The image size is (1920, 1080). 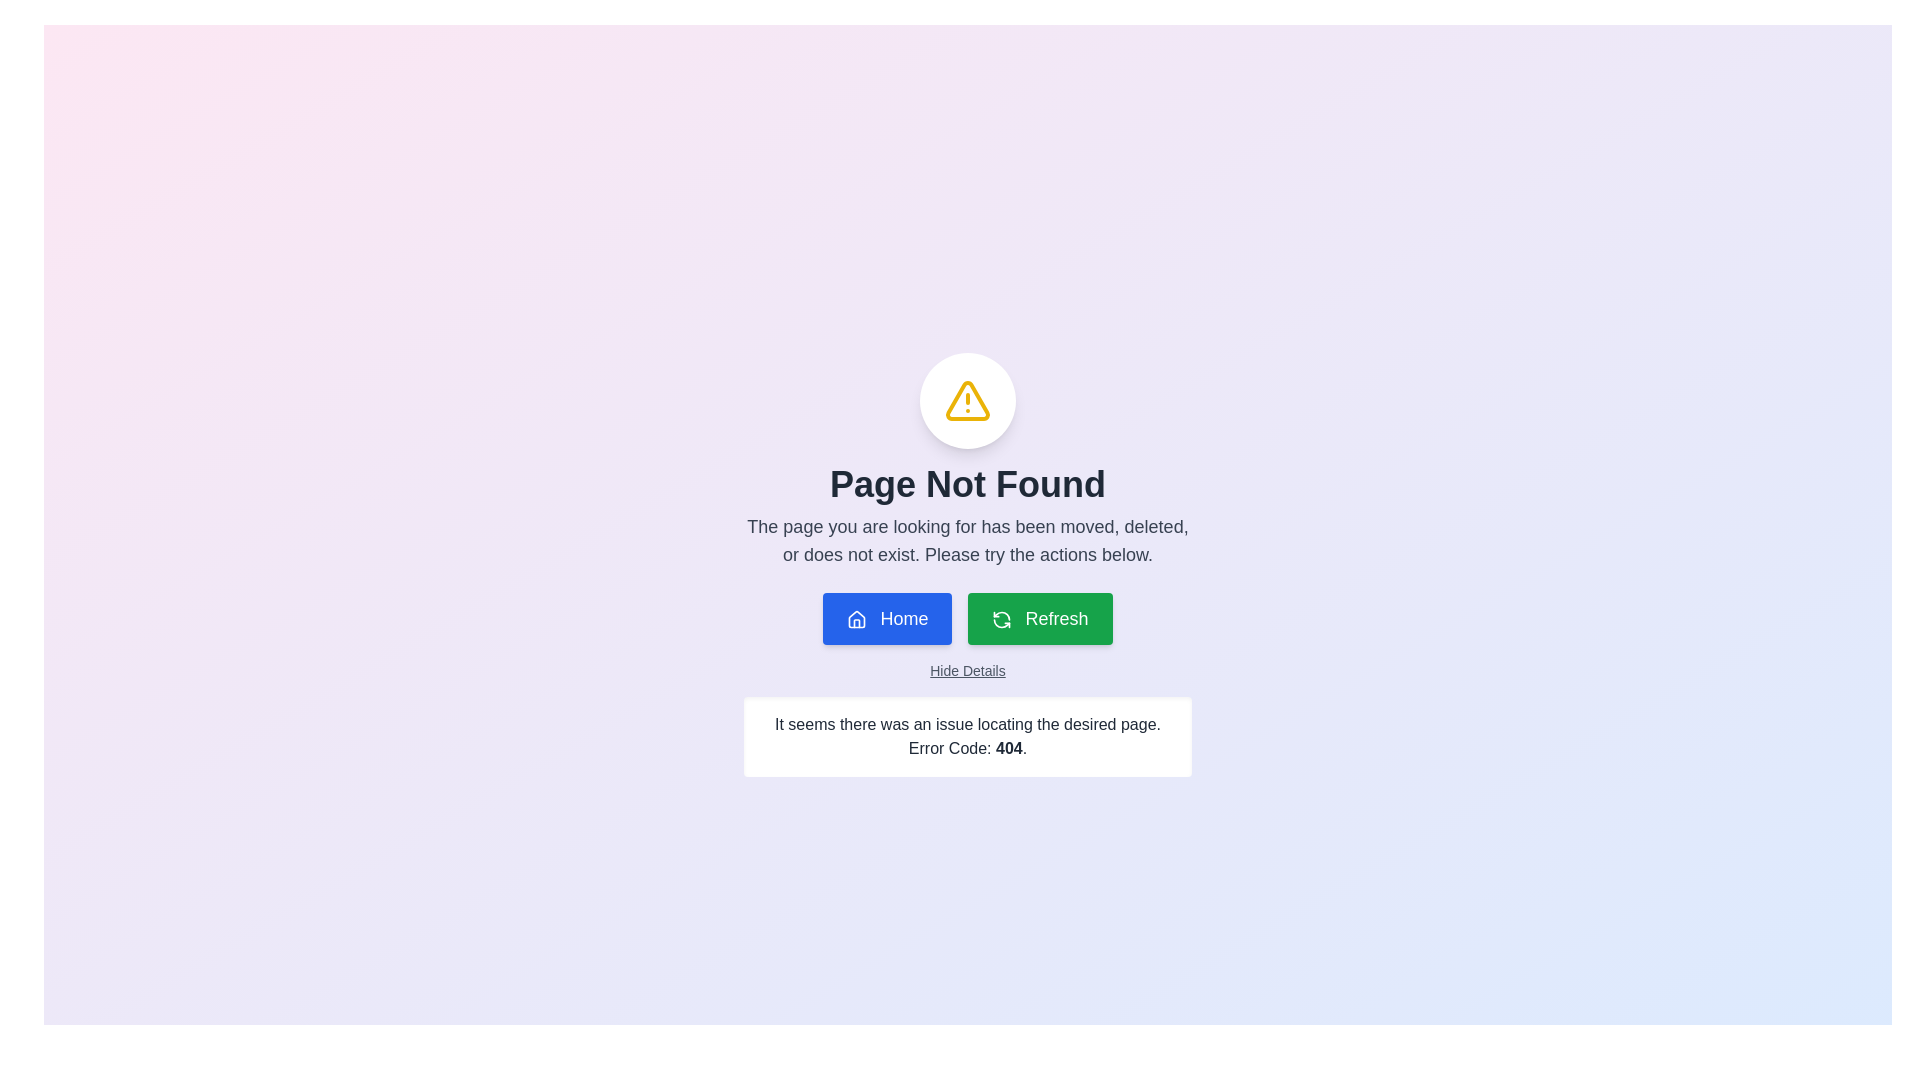 What do you see at coordinates (1040, 617) in the screenshot?
I see `the 'Refresh' button, which is a rectangular button with rounded corners, a green background, and white text` at bounding box center [1040, 617].